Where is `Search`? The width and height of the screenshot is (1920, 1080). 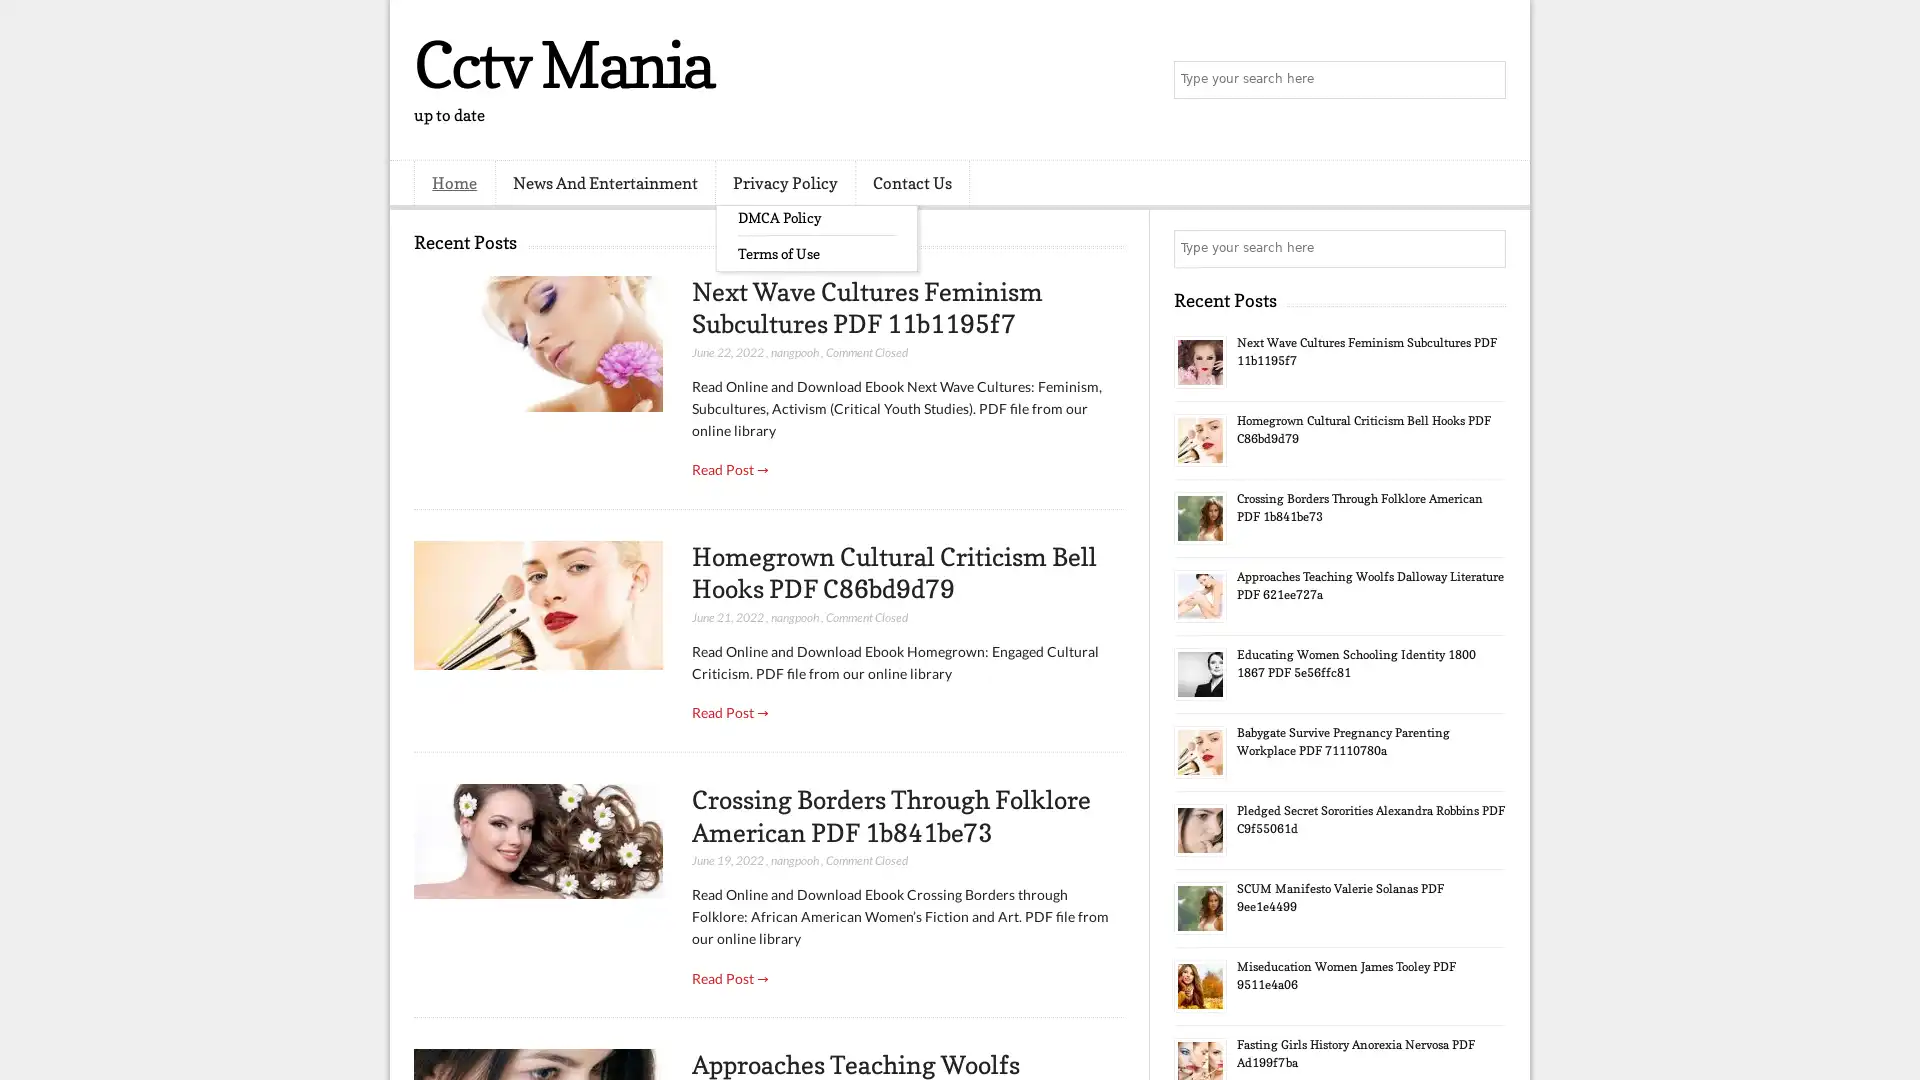 Search is located at coordinates (1485, 248).